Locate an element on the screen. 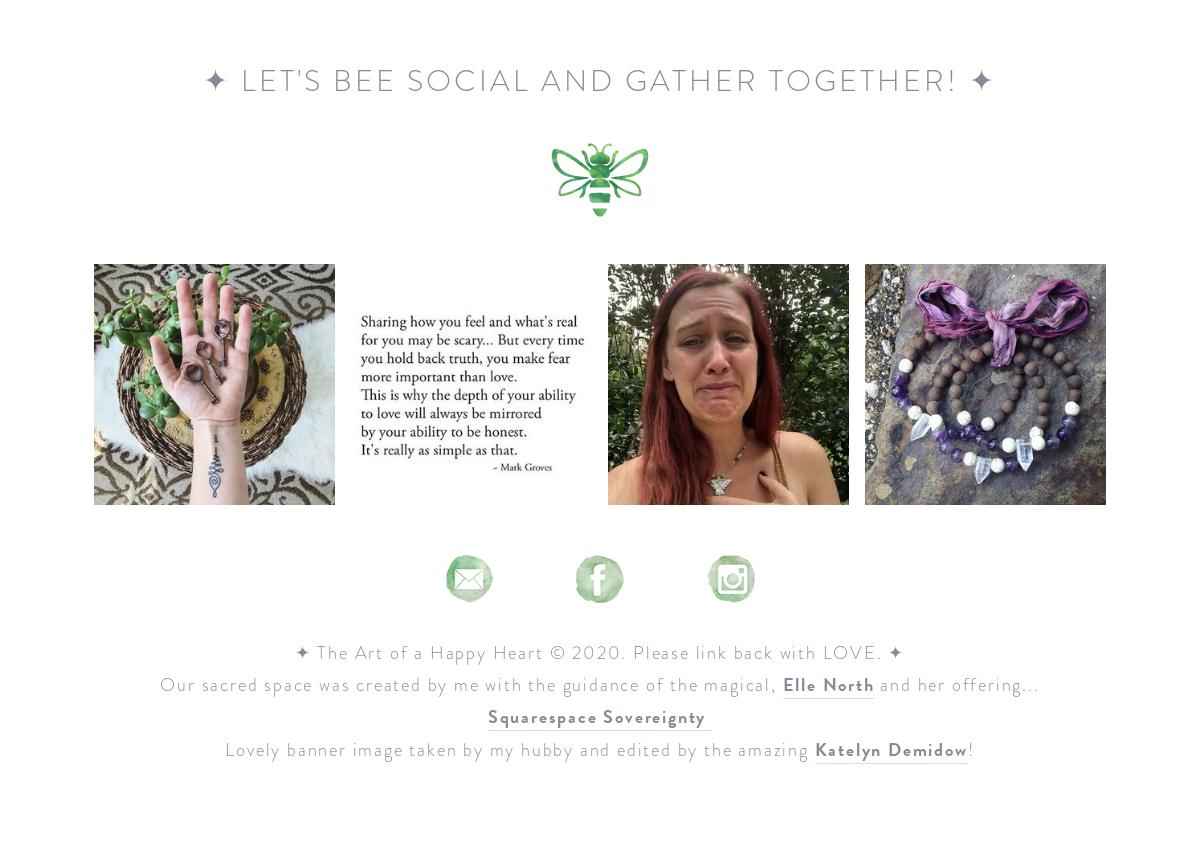 This screenshot has height=850, width=1200. '© 2020. Please link back with LOVE. ✦' is located at coordinates (726, 652).